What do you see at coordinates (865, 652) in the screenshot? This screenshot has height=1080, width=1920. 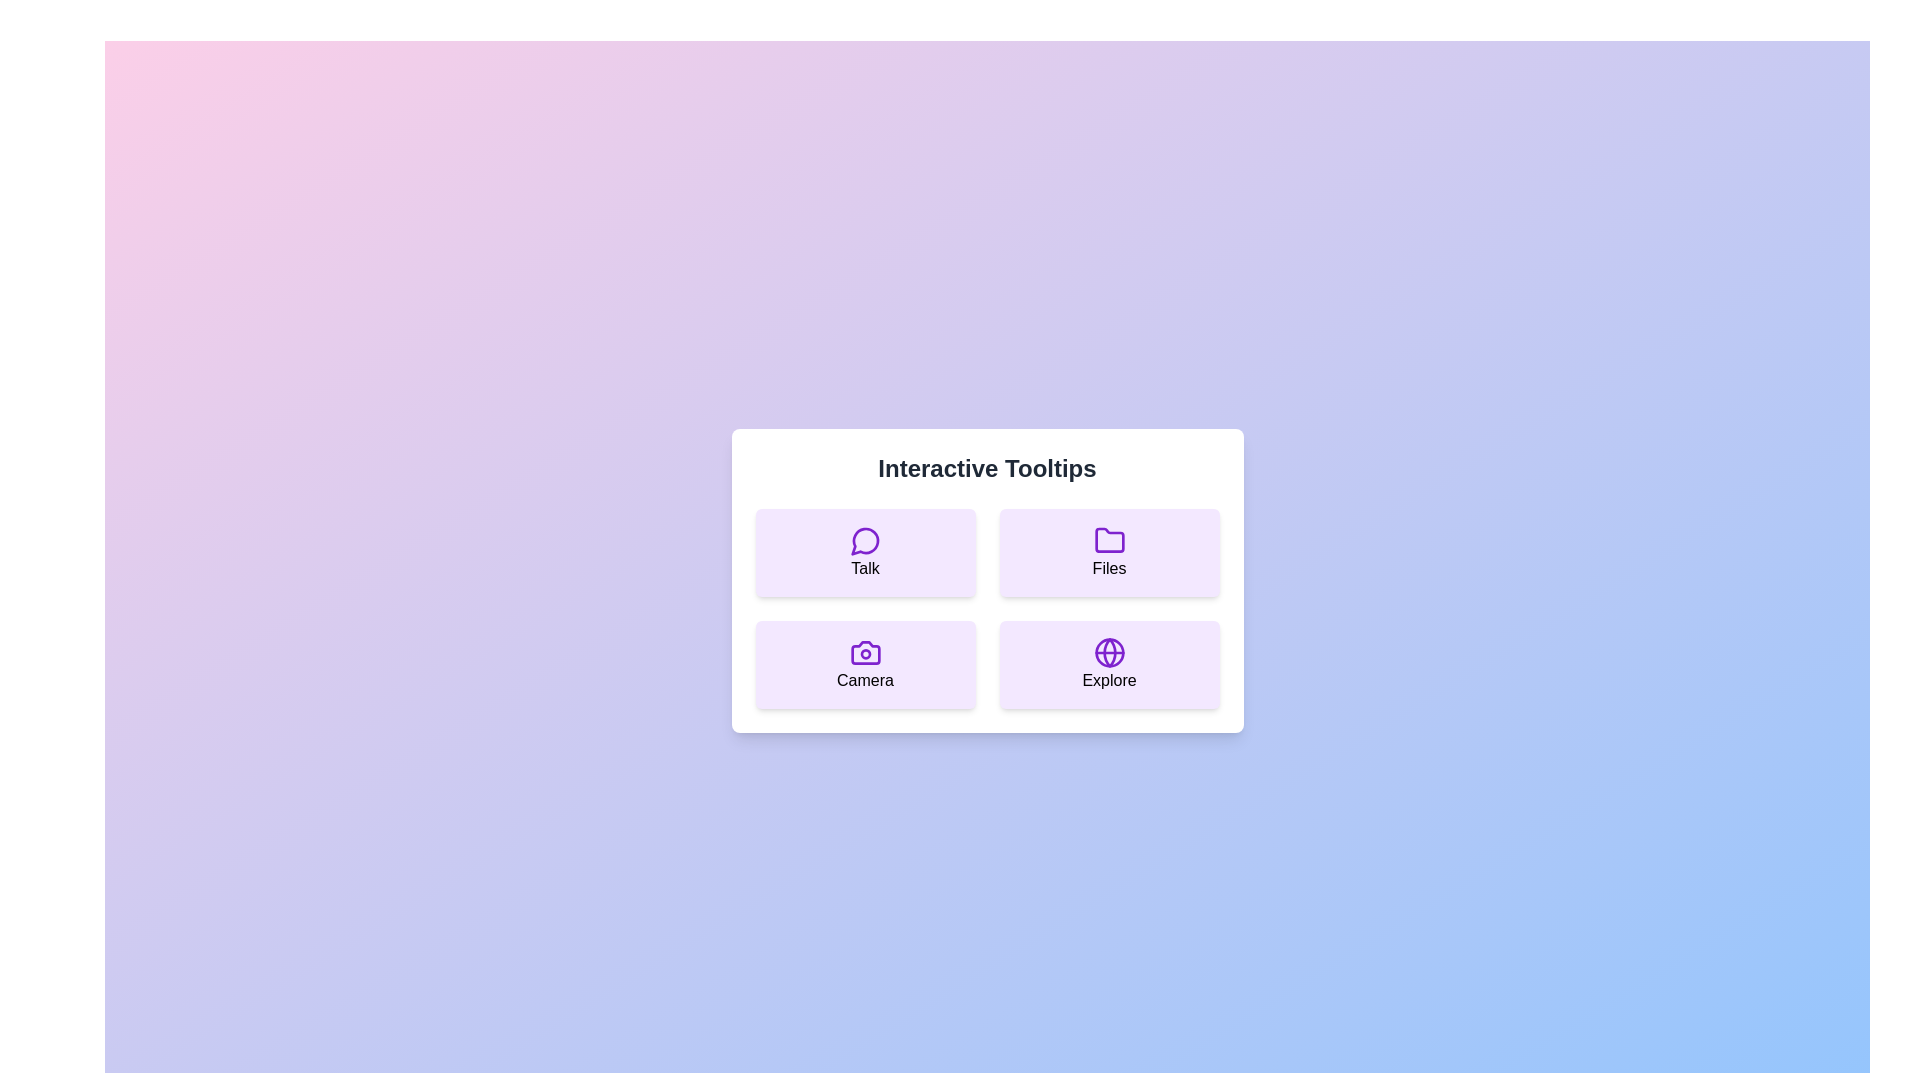 I see `the camera icon in the bottom-left quadrant of the grid` at bounding box center [865, 652].